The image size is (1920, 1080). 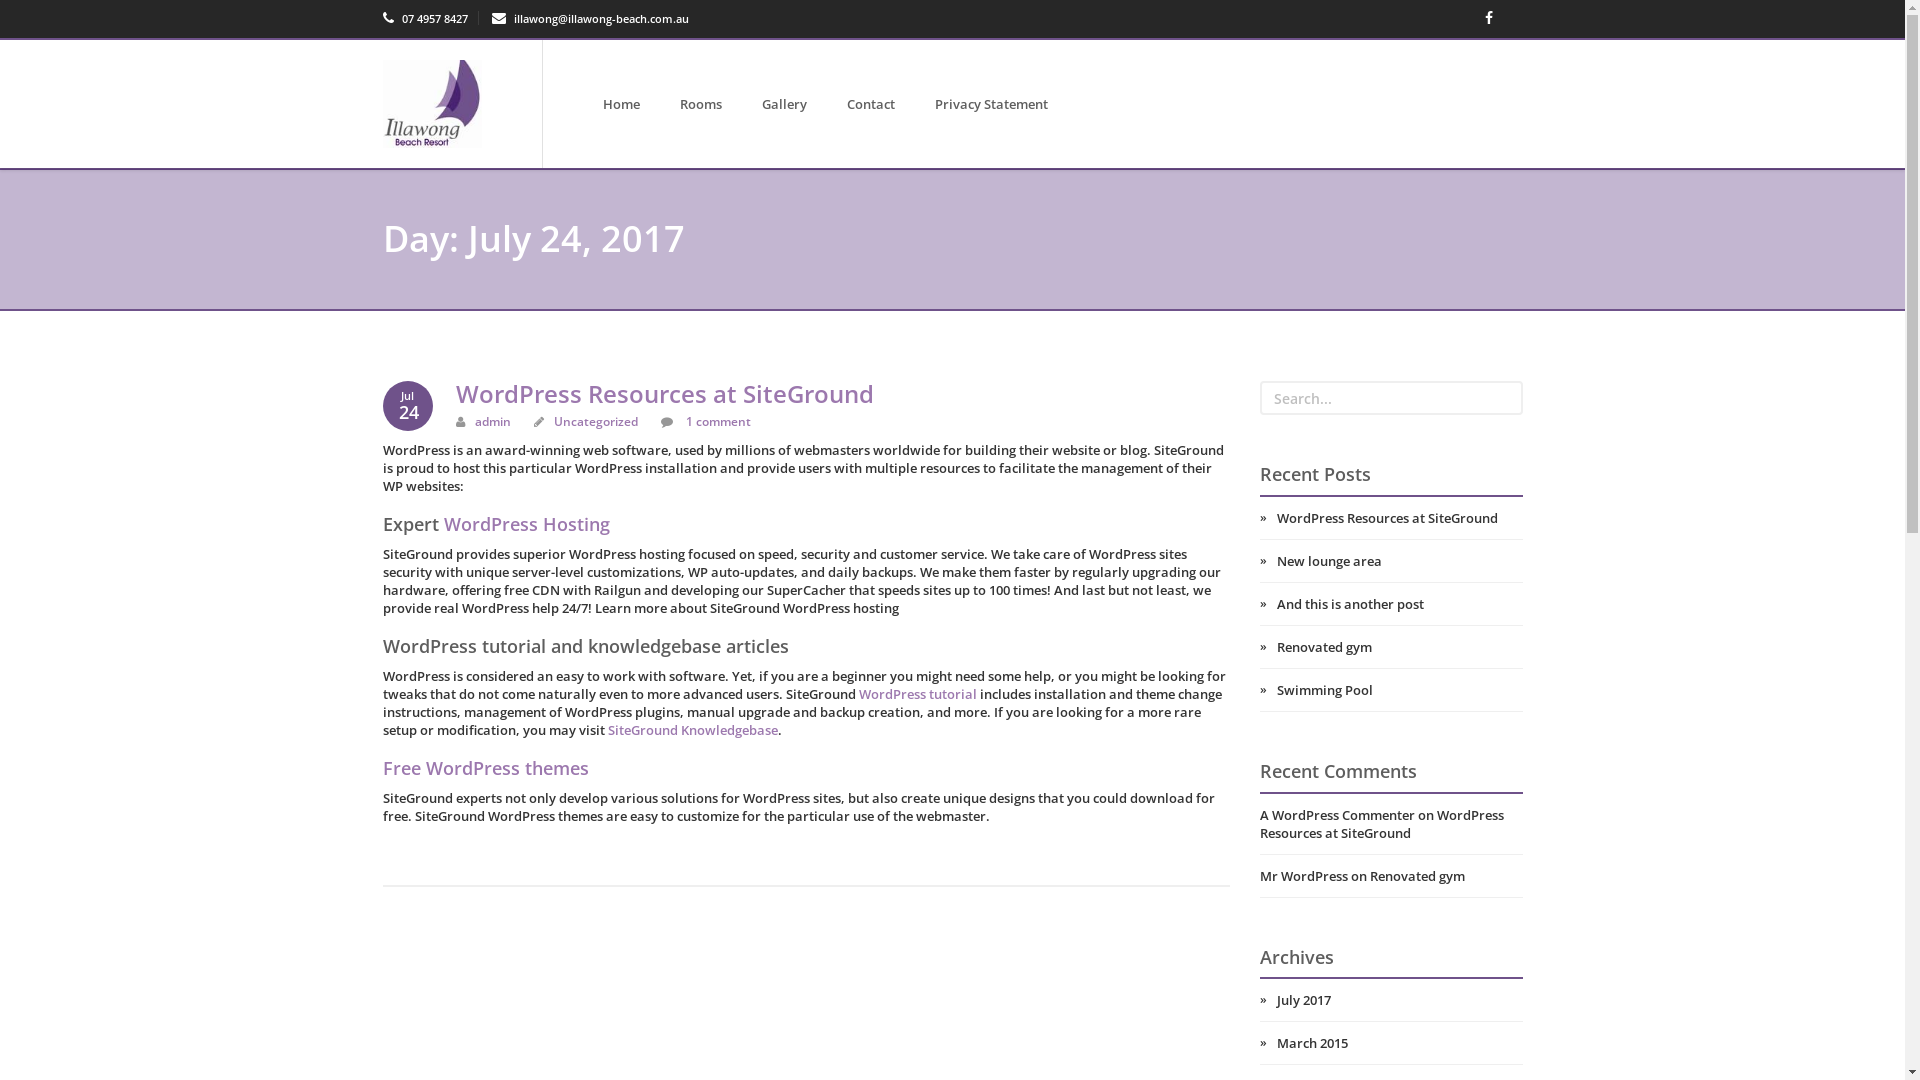 What do you see at coordinates (493, 420) in the screenshot?
I see `'admin'` at bounding box center [493, 420].